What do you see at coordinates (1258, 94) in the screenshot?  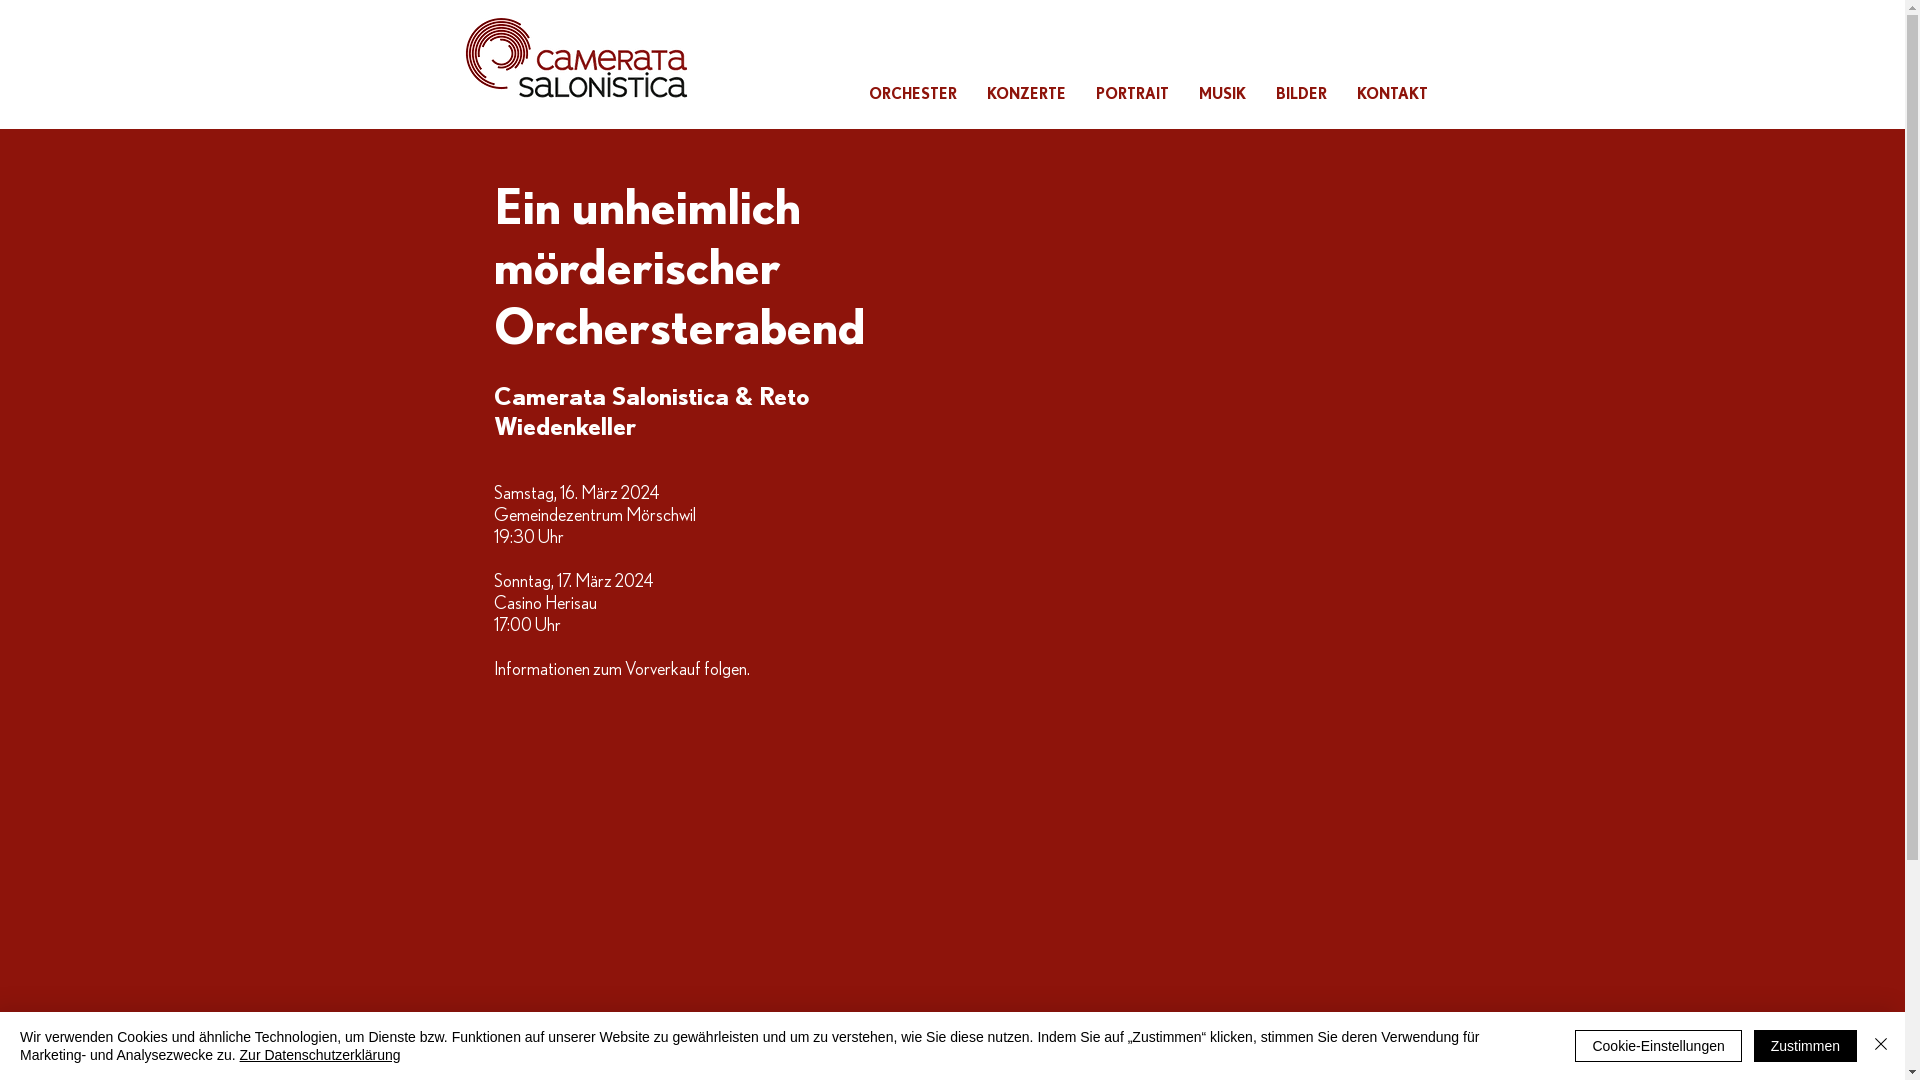 I see `'BILDER'` at bounding box center [1258, 94].